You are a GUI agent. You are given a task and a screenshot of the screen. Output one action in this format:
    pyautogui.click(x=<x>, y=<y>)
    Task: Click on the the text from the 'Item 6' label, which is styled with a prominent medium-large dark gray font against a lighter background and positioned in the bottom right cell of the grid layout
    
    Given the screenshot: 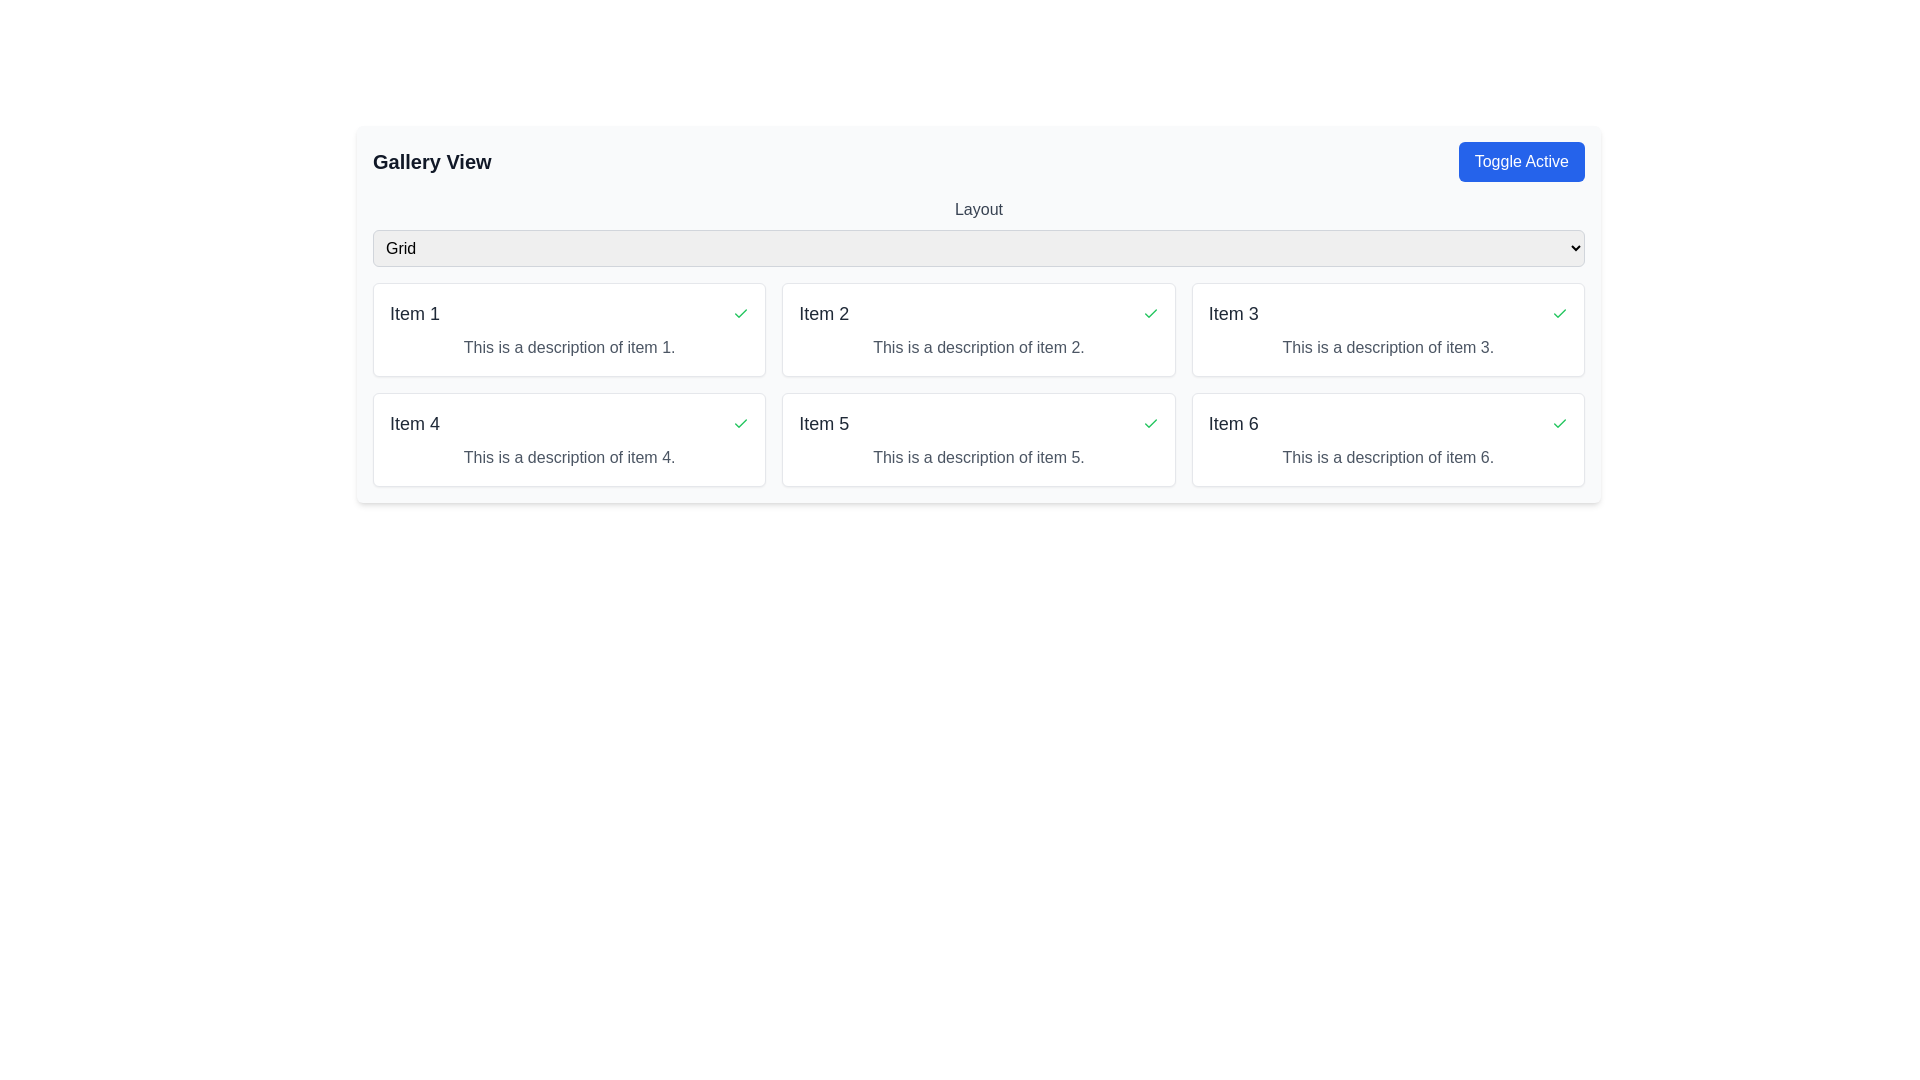 What is the action you would take?
    pyautogui.click(x=1232, y=423)
    